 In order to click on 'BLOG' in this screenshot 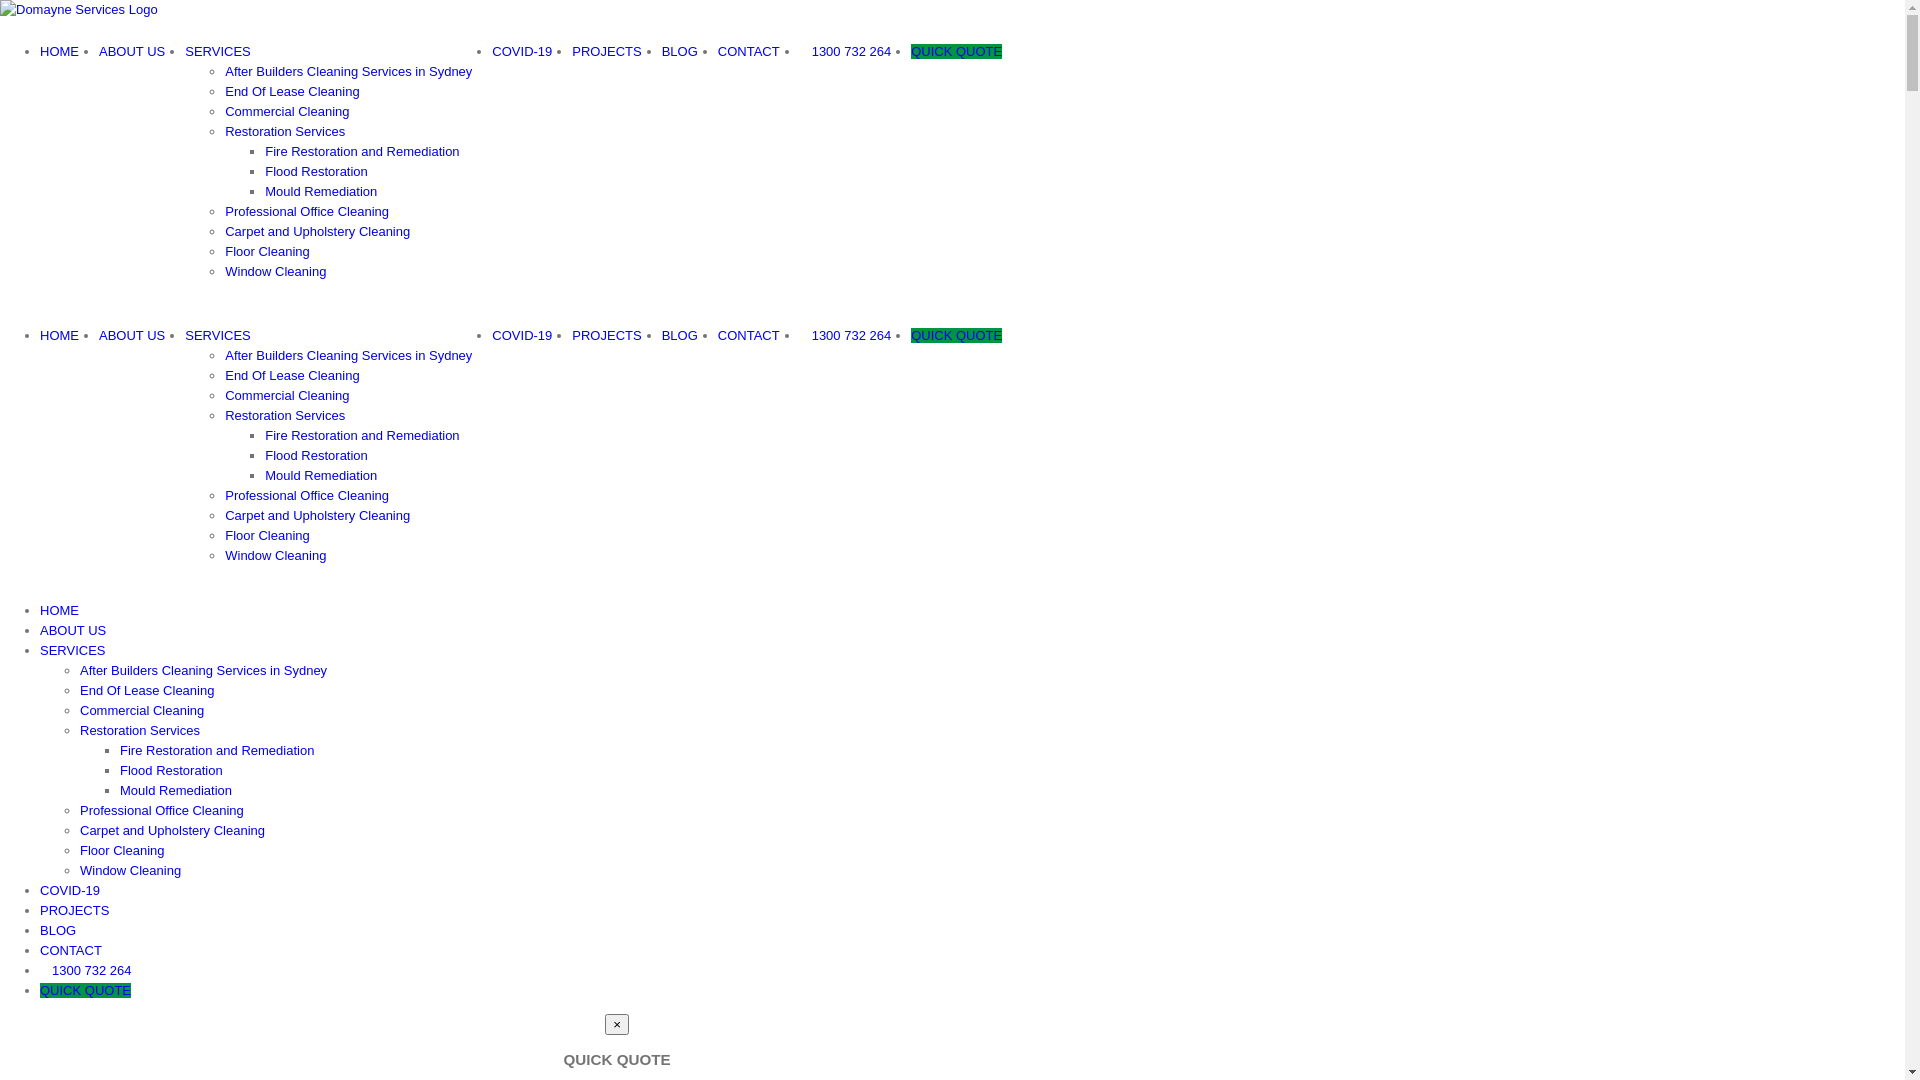, I will do `click(57, 930)`.